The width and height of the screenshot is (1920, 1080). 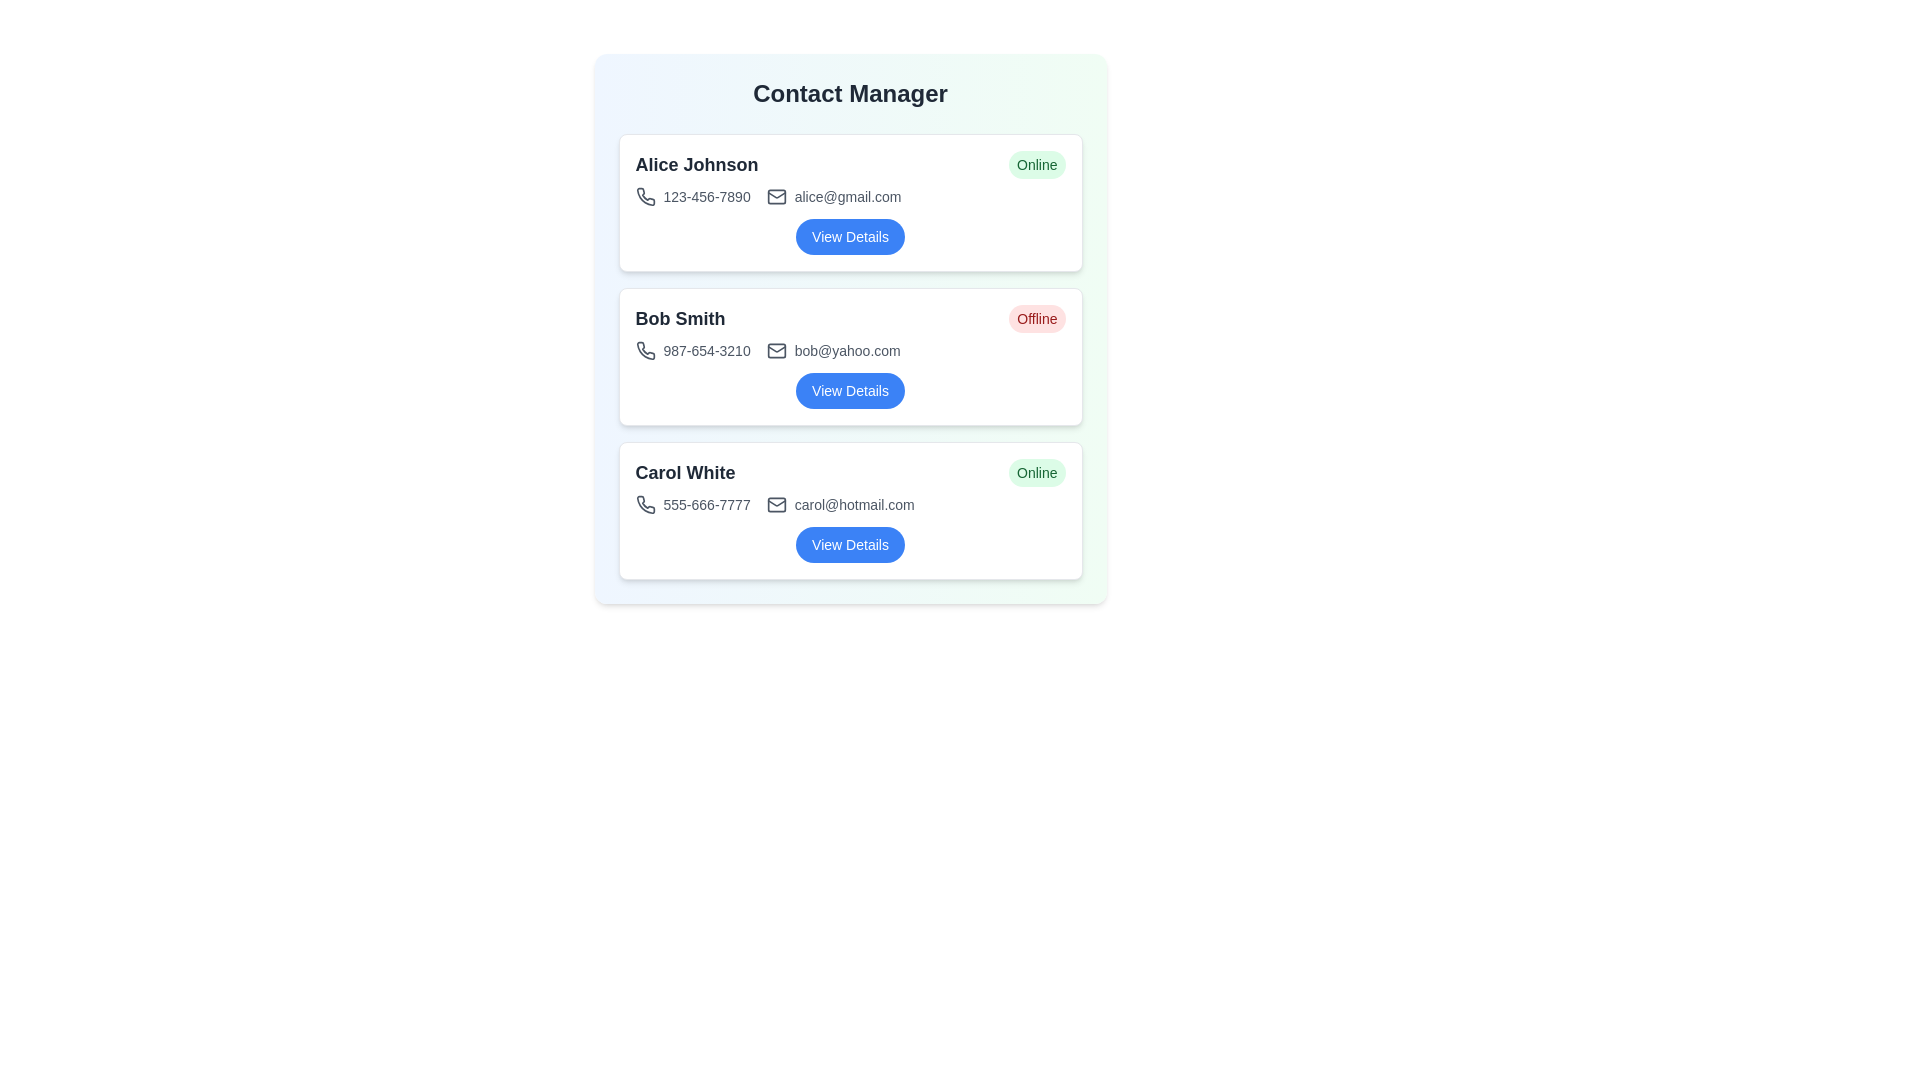 I want to click on the 'View Details' button for the contact identified by Carol White, so click(x=850, y=544).